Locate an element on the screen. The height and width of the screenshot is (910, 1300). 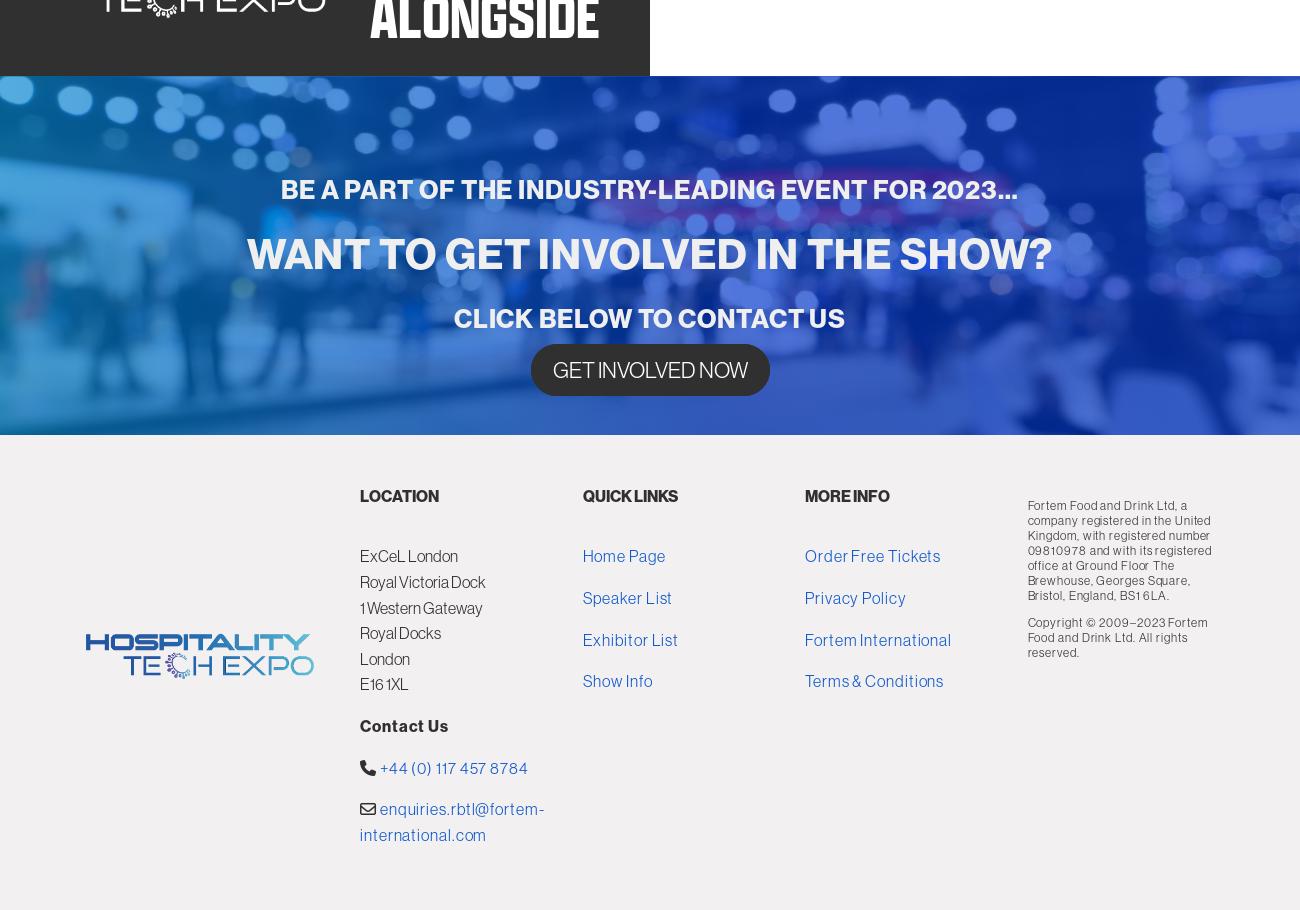
'Fortem Food and Drink Ltd, a company registered in the United Kingdom, with registered number 09810978 and with its registered office at Ground Floor The Brewhouse, Georges Square, Bristol, England, BS1 6LA.' is located at coordinates (1118, 679).